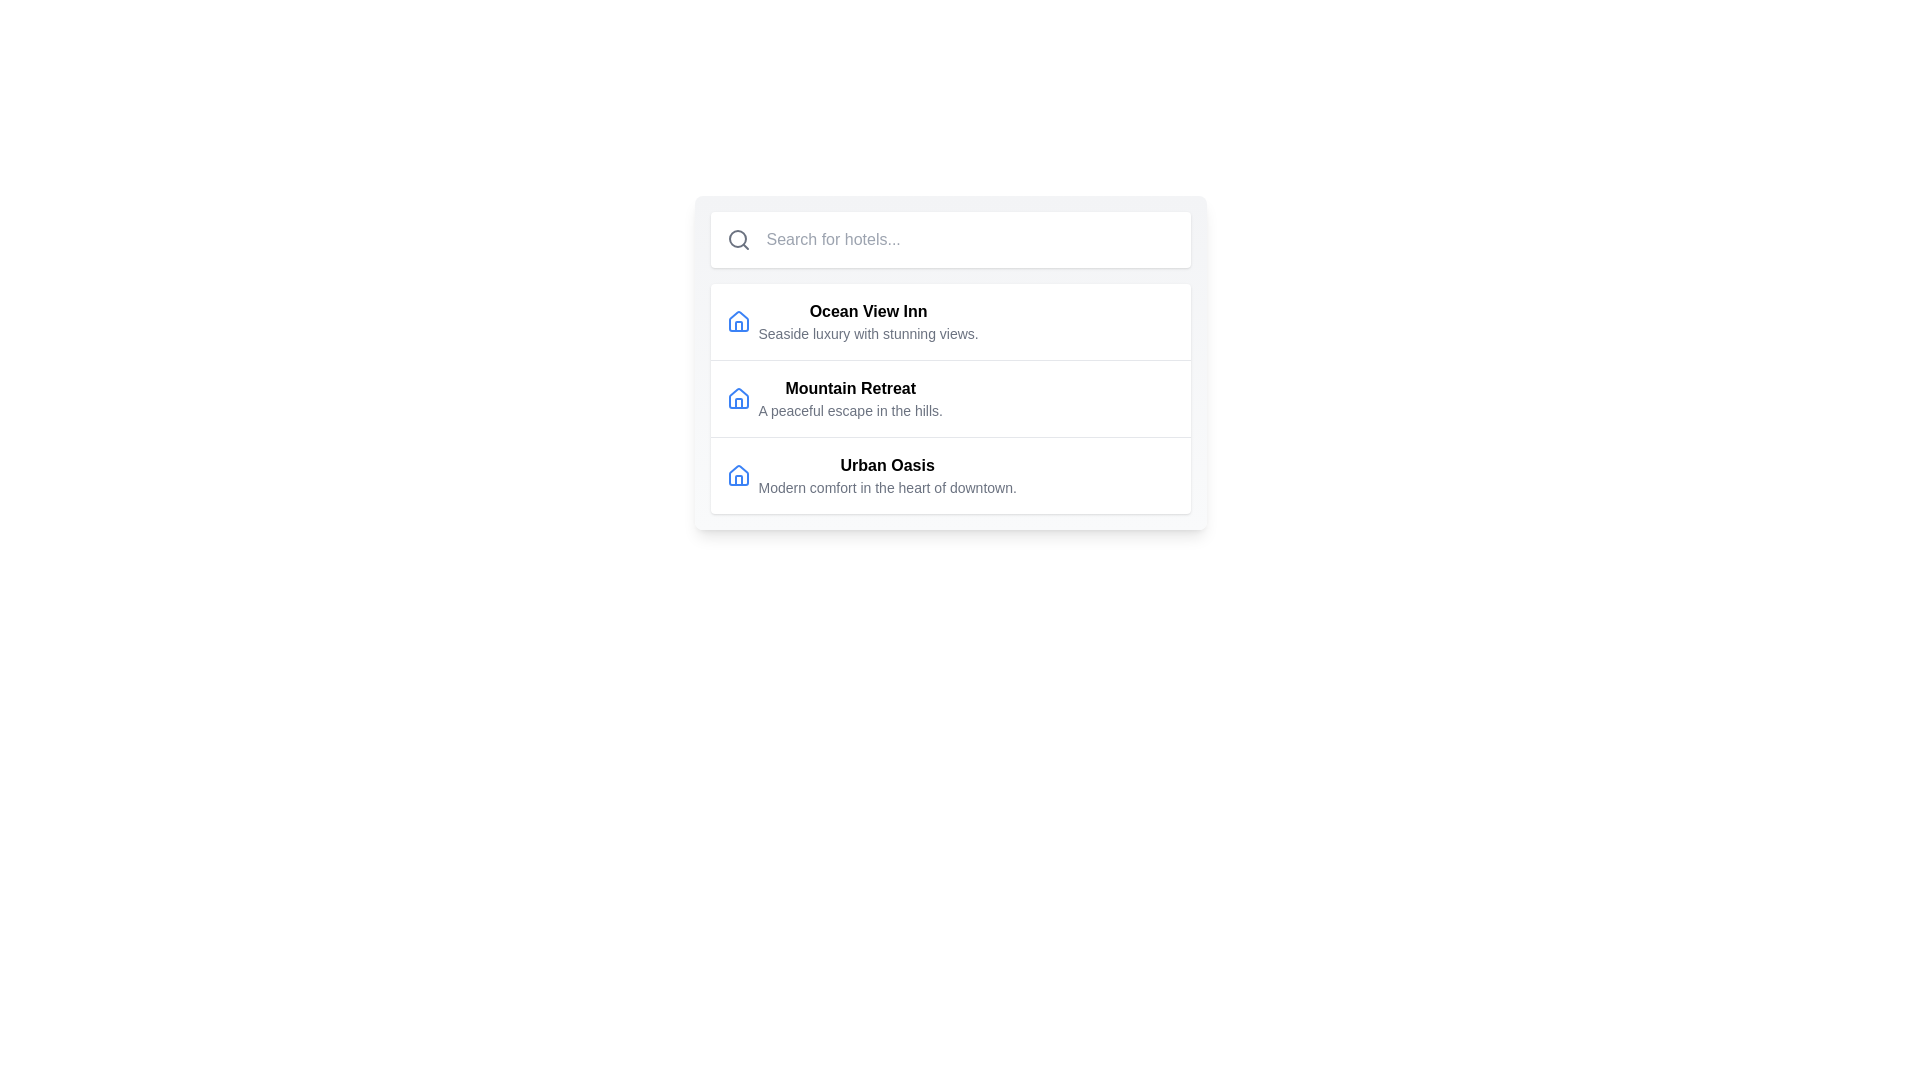 This screenshot has height=1080, width=1920. Describe the element at coordinates (737, 320) in the screenshot. I see `the graphical icon representing the first list item adjacent to the label 'Ocean View Inn'` at that location.